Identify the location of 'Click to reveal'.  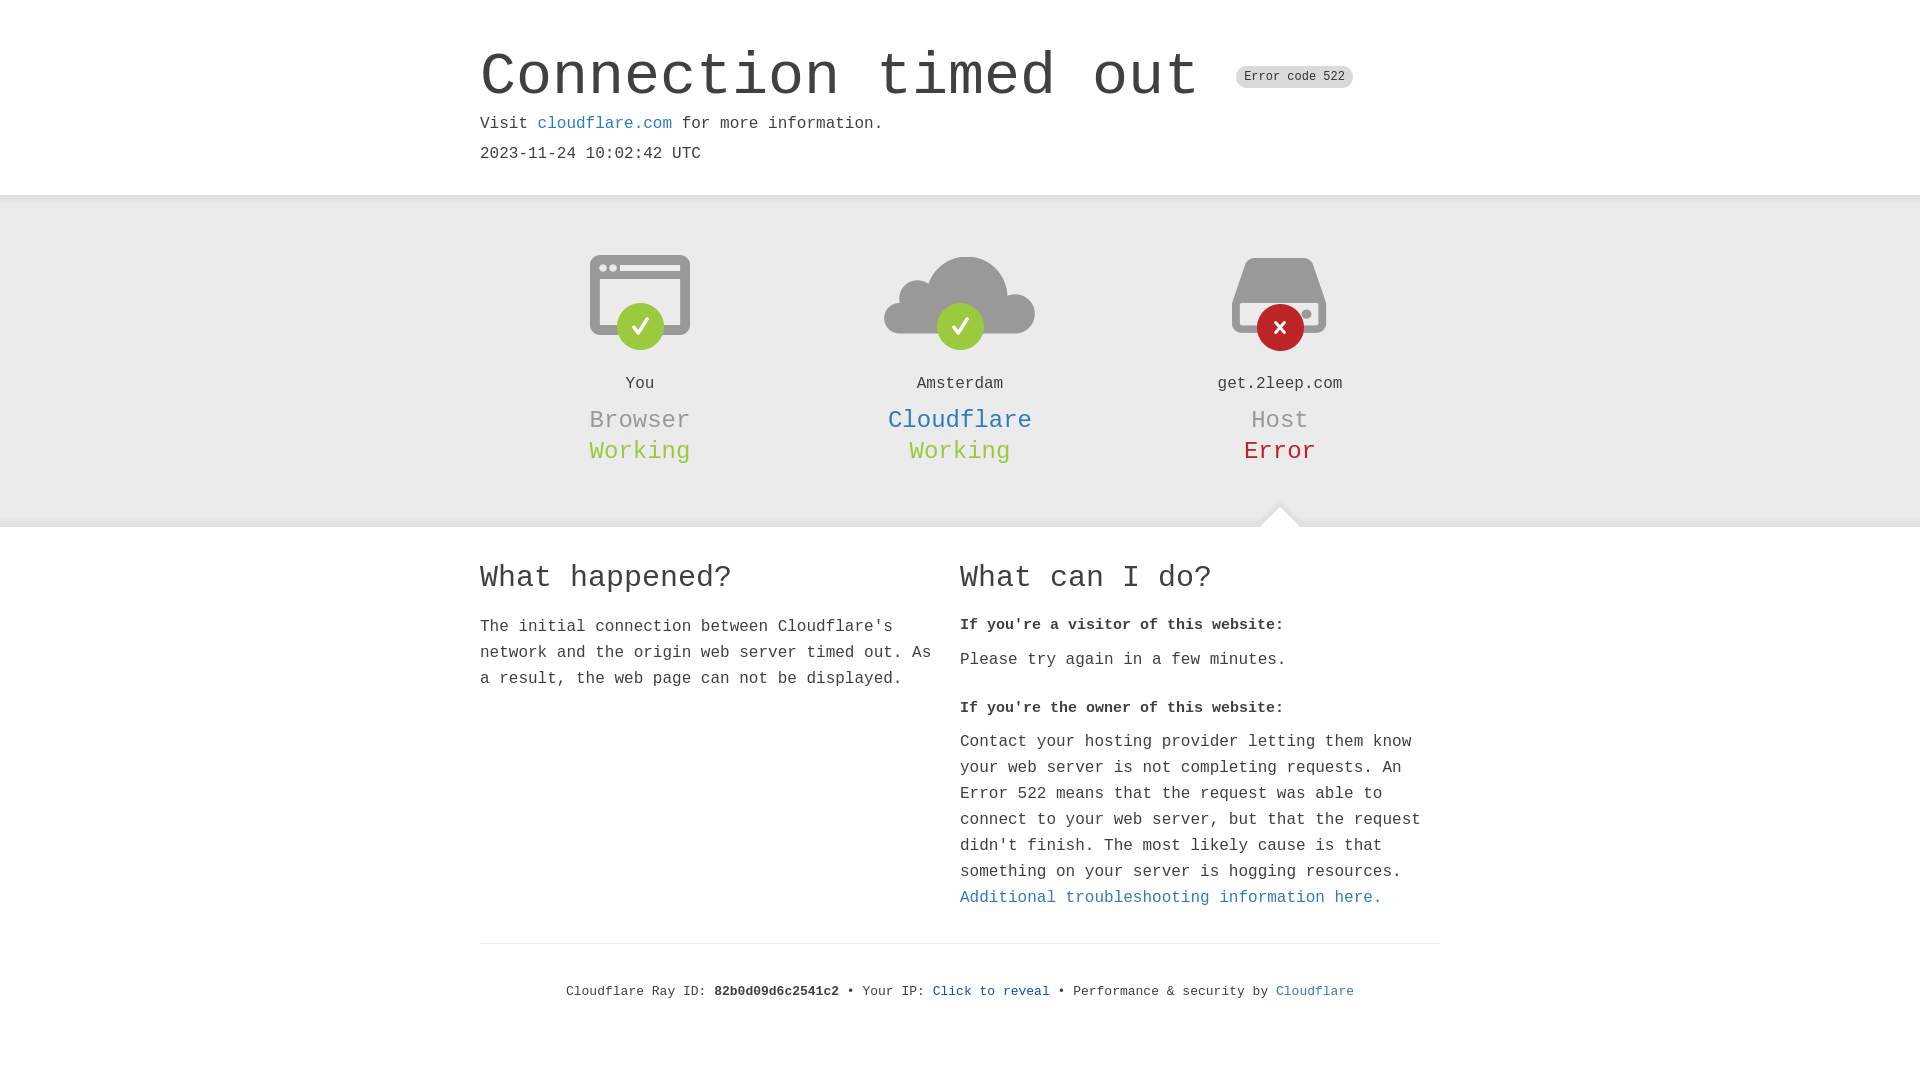
(991, 991).